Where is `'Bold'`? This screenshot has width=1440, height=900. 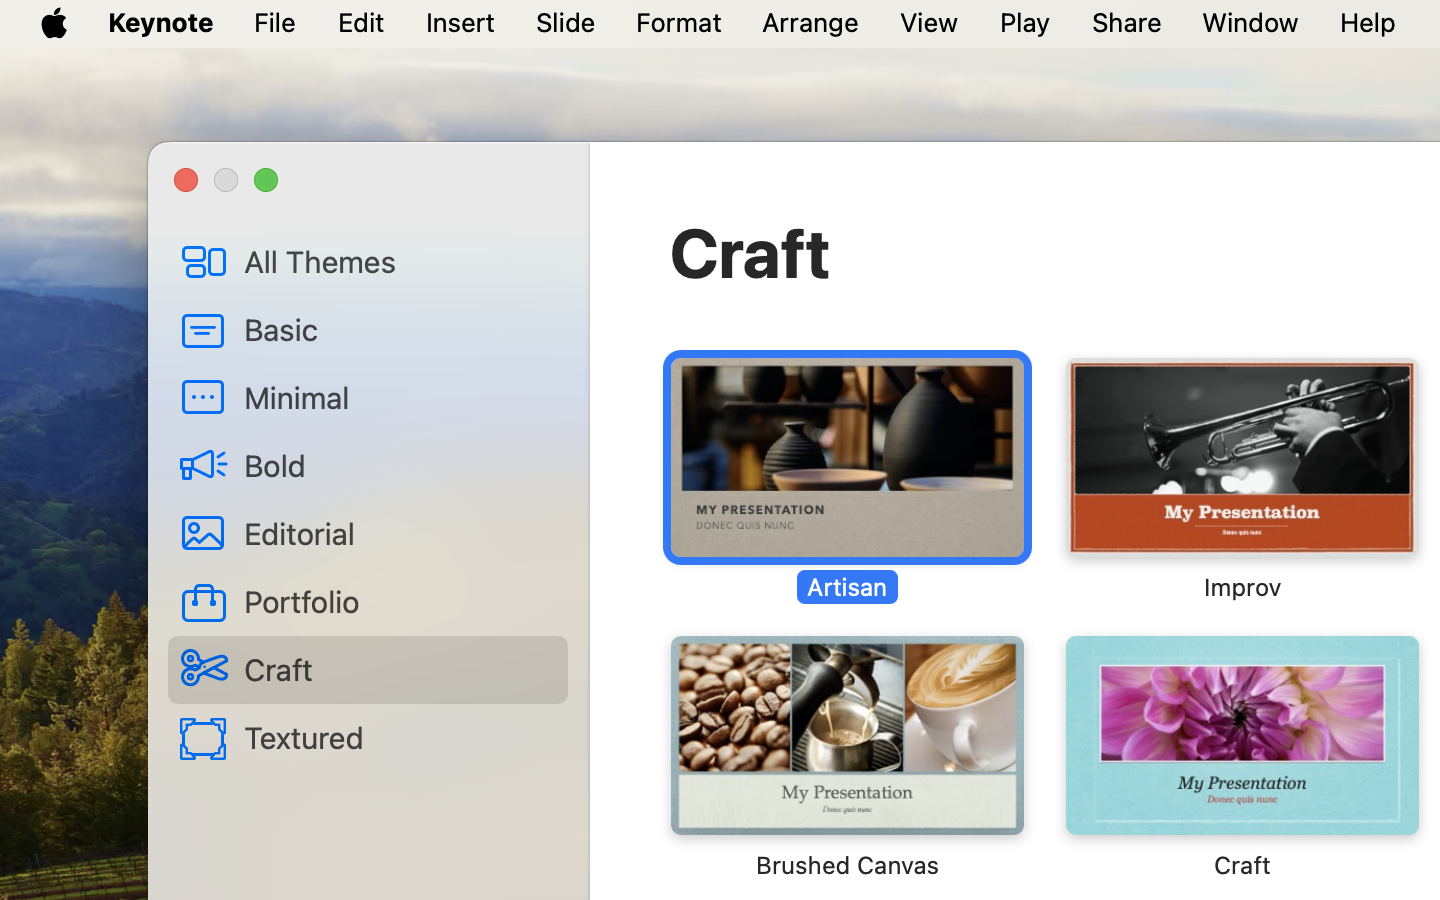 'Bold' is located at coordinates (397, 464).